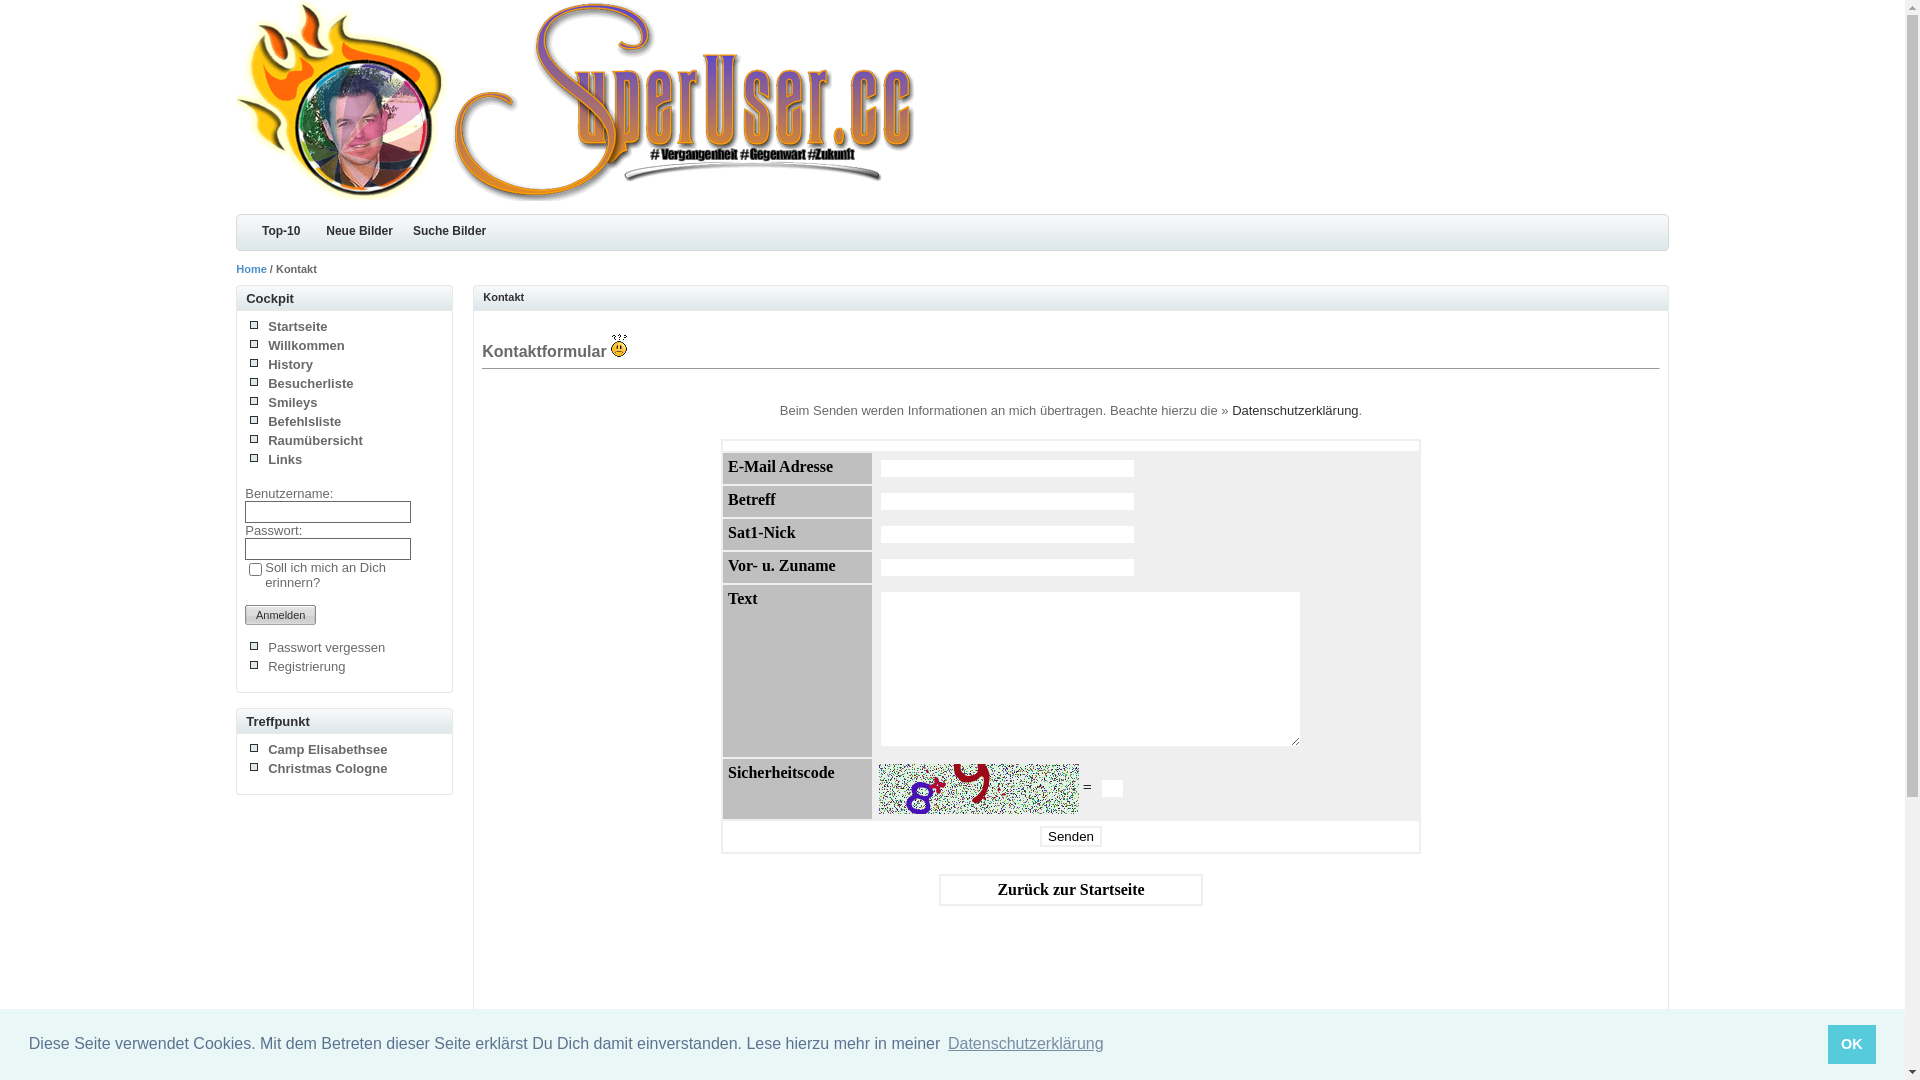 The image size is (1920, 1080). I want to click on 'OK', so click(1851, 1043).